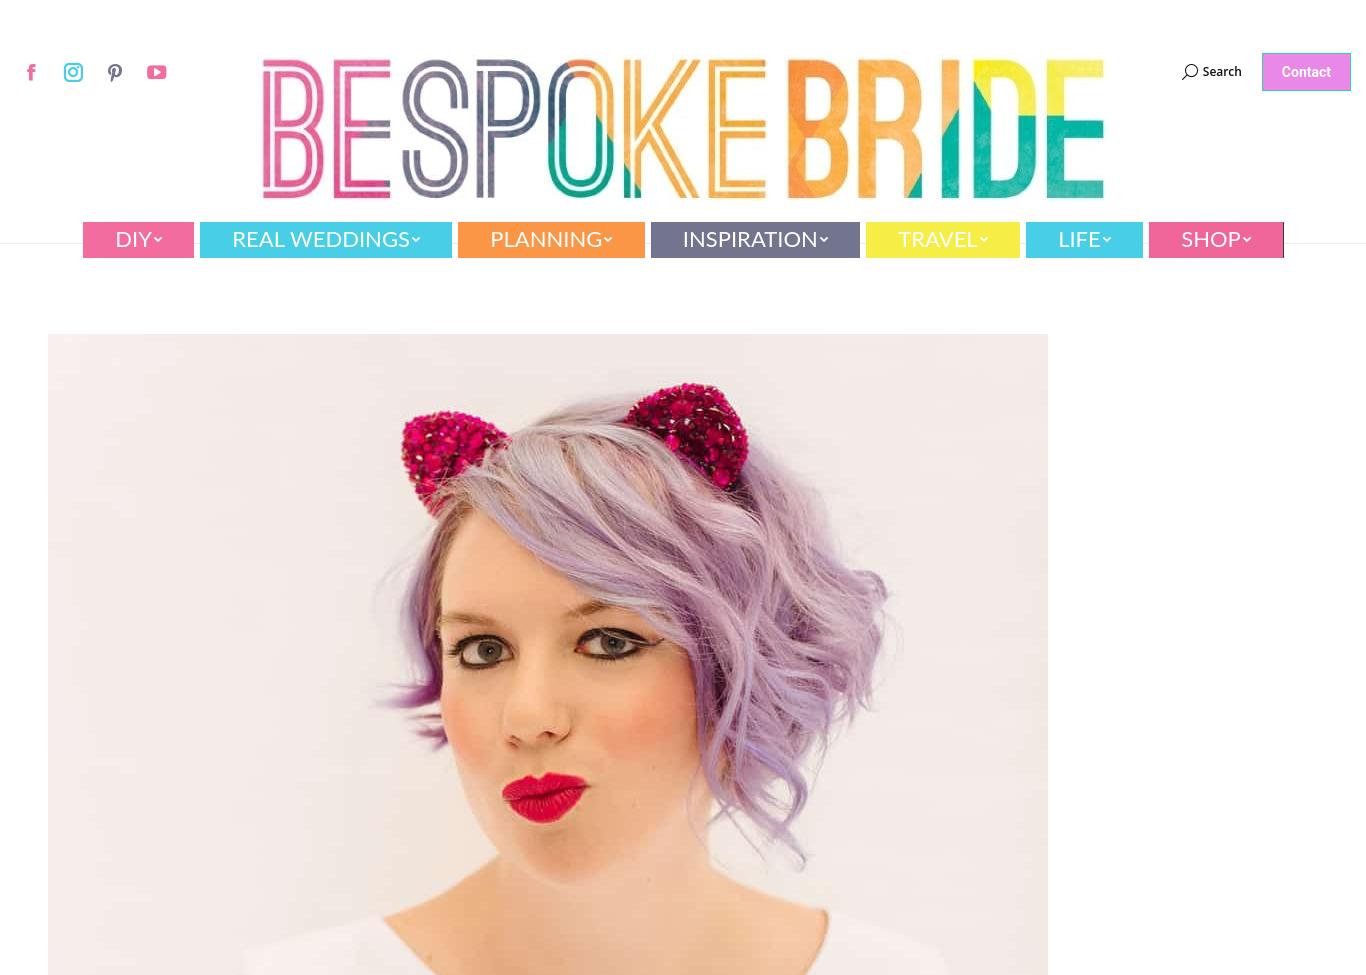 The image size is (1366, 975). Describe the element at coordinates (1043, 350) in the screenshot. I see `'Behind The Scenes'` at that location.